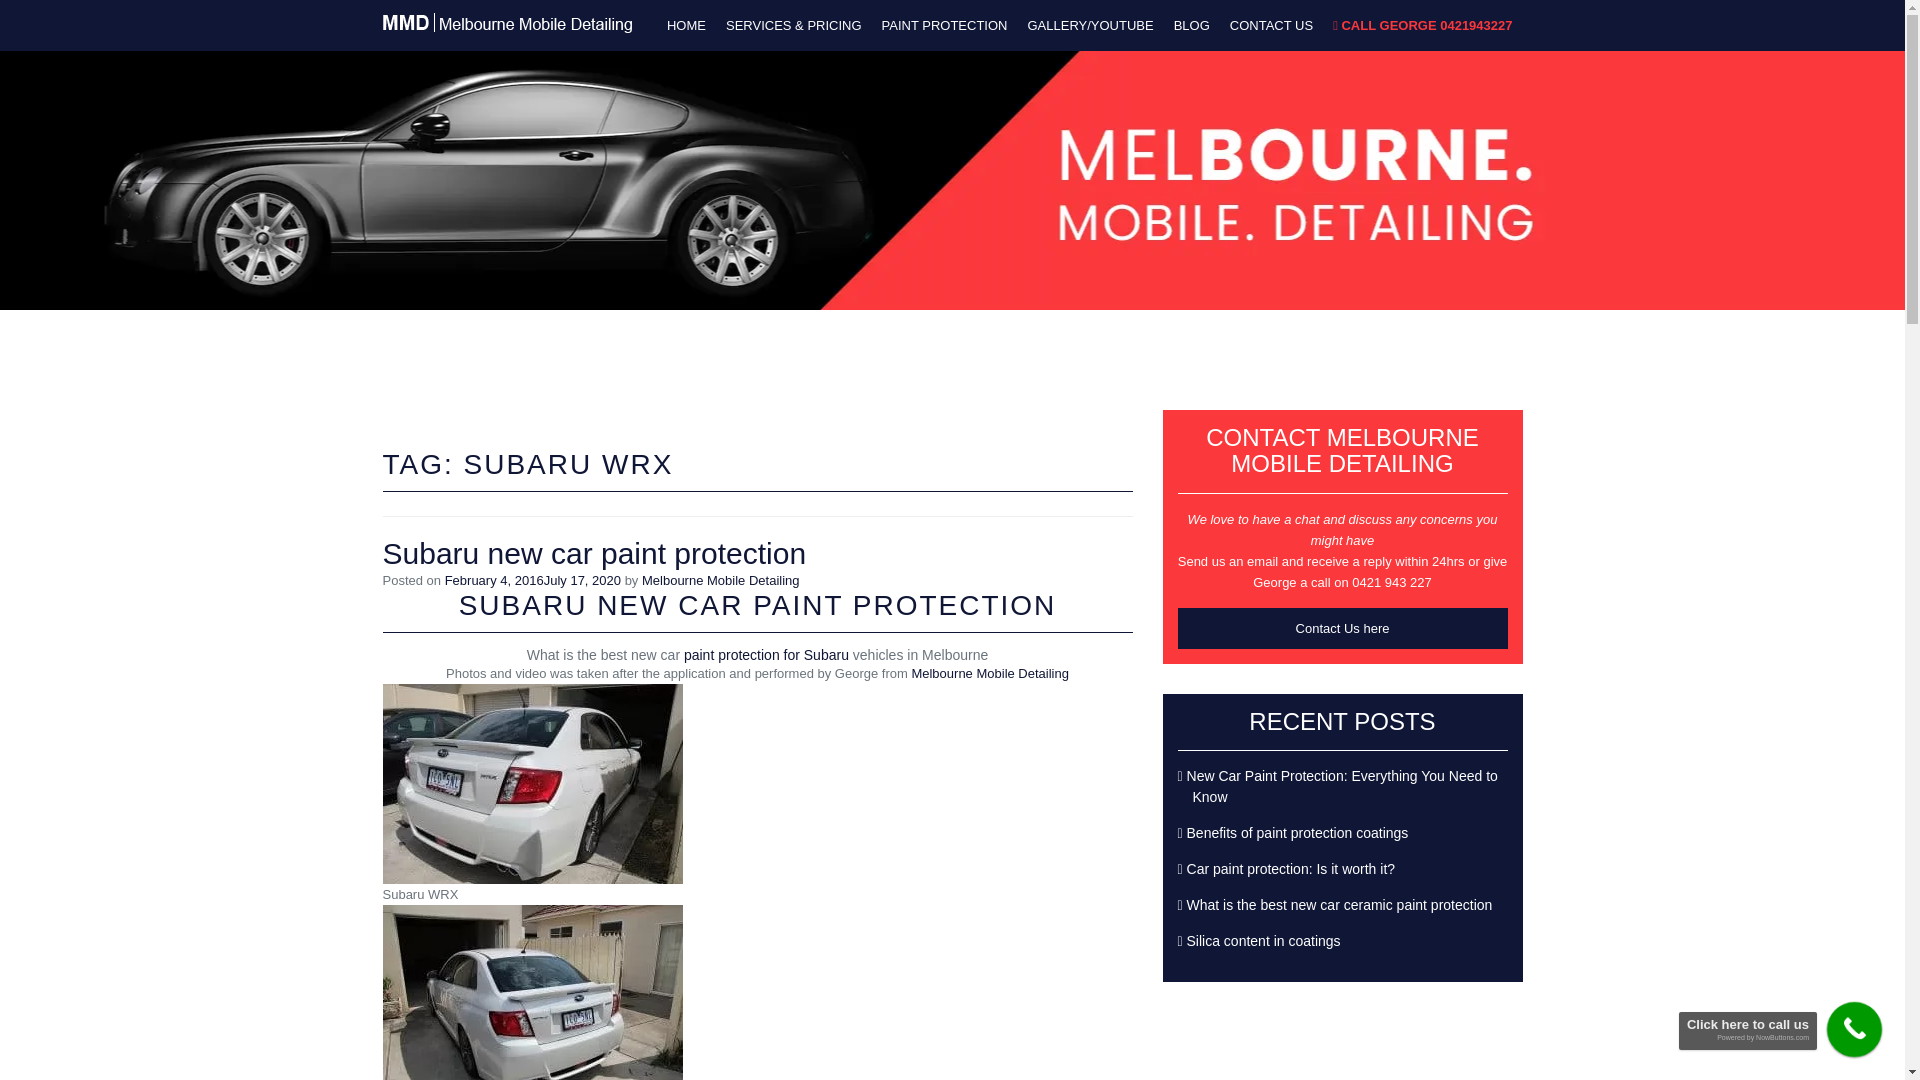  Describe the element at coordinates (595, 604) in the screenshot. I see `'NEW CAR PAINT PROTECTION'` at that location.